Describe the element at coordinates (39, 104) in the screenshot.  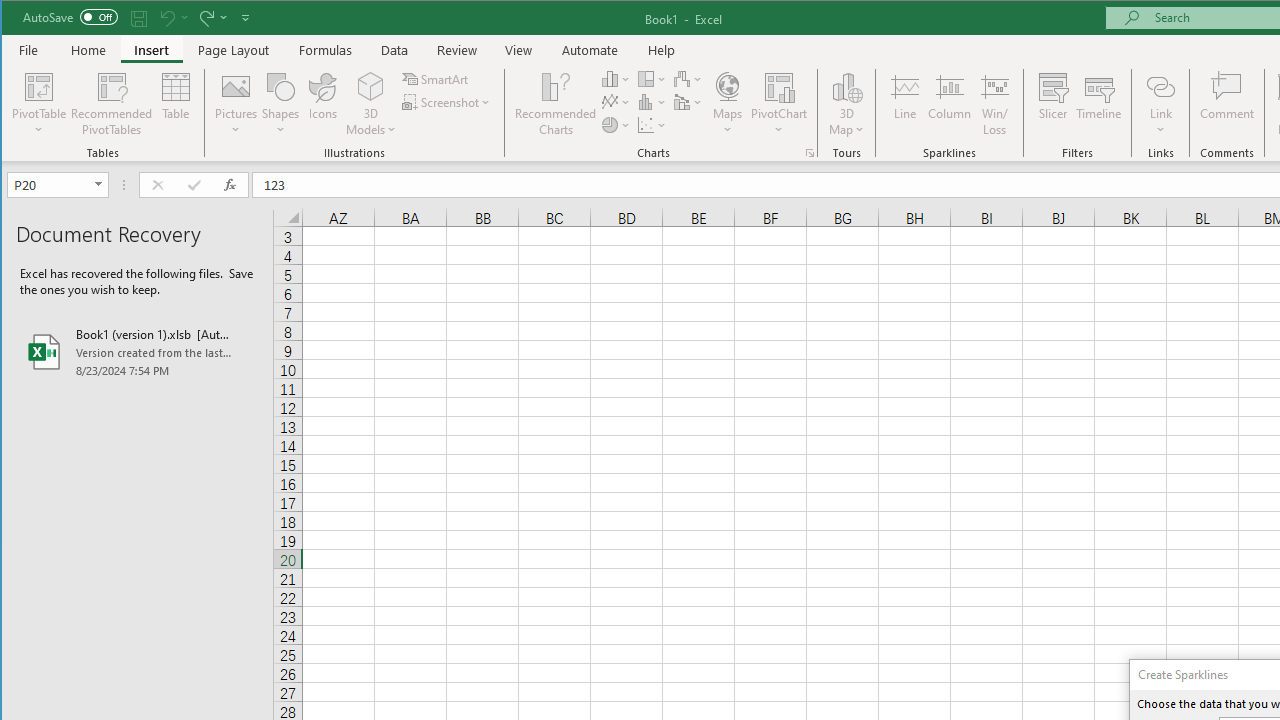
I see `'PivotTable'` at that location.